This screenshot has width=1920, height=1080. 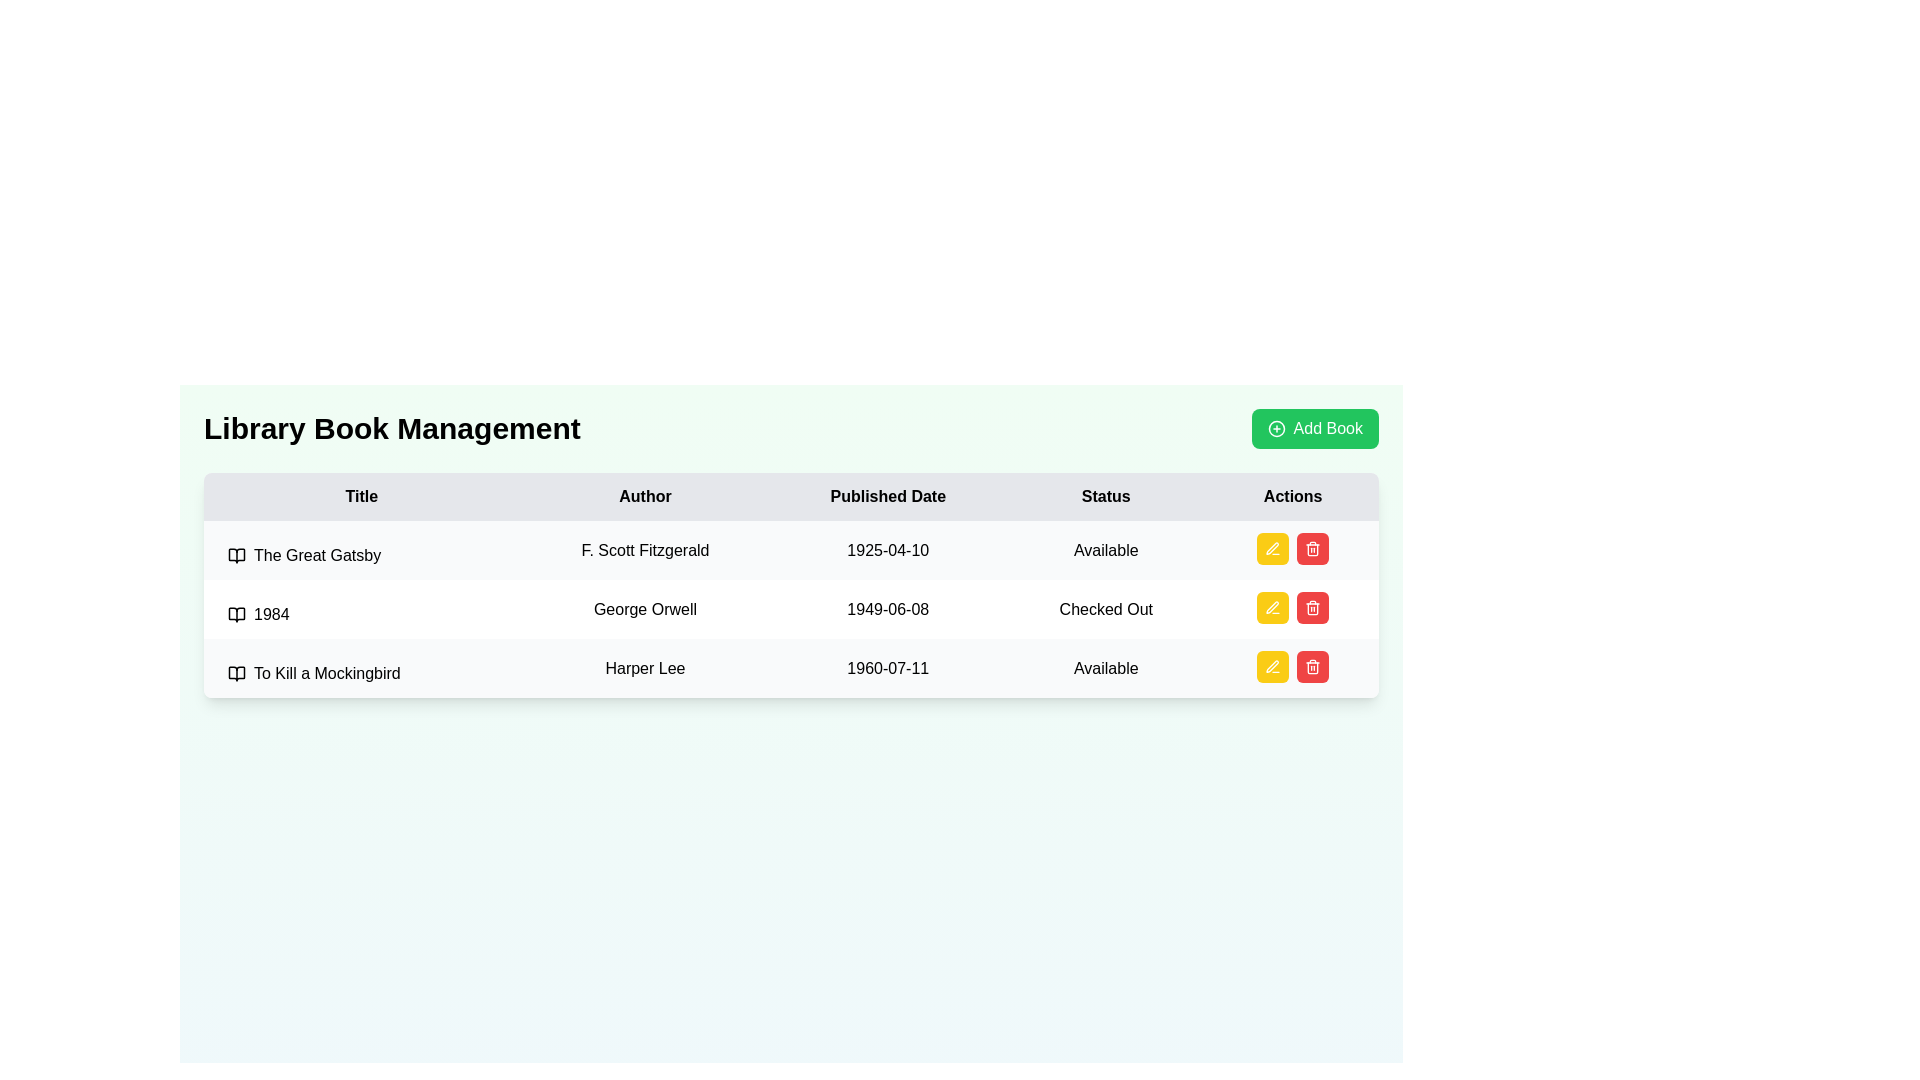 What do you see at coordinates (1313, 667) in the screenshot?
I see `the red button with a white trash can icon located in the Actions column of the third row of the Library Book Management table` at bounding box center [1313, 667].